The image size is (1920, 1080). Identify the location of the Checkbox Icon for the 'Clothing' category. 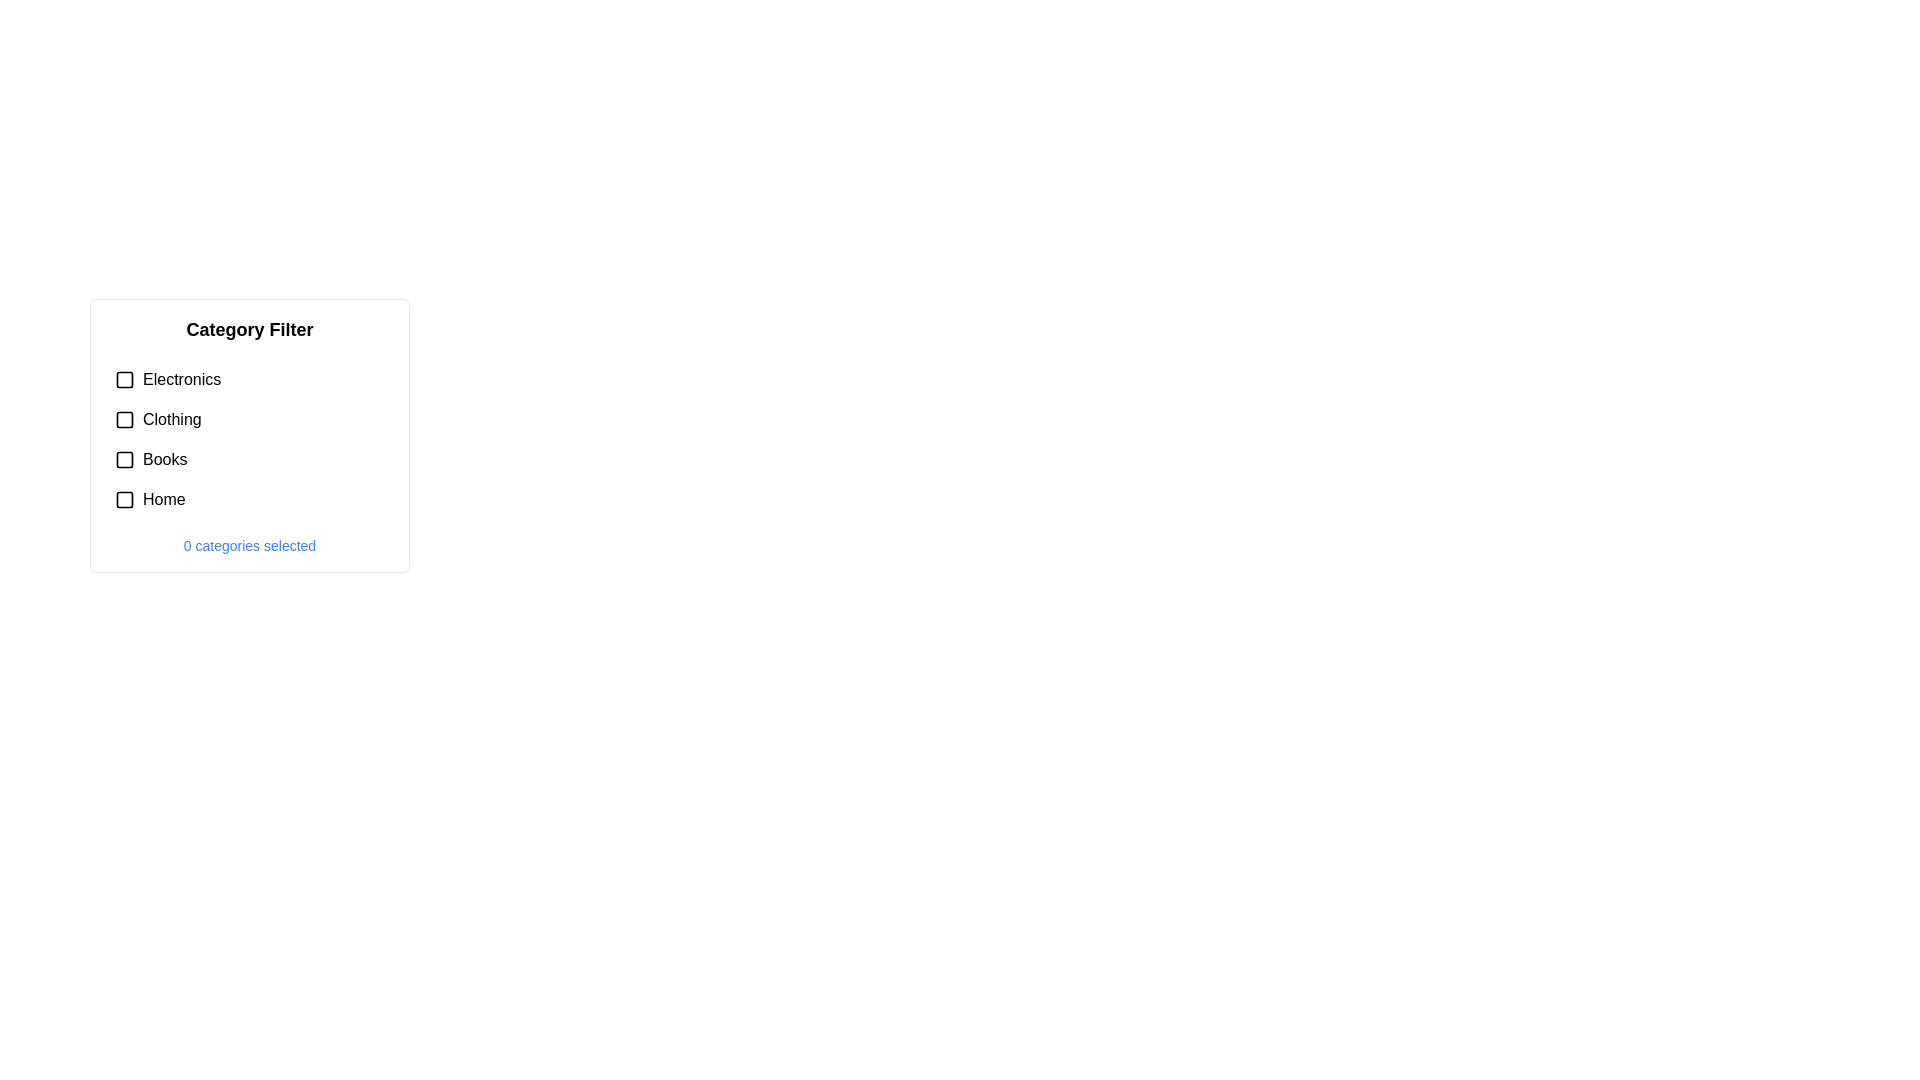
(123, 419).